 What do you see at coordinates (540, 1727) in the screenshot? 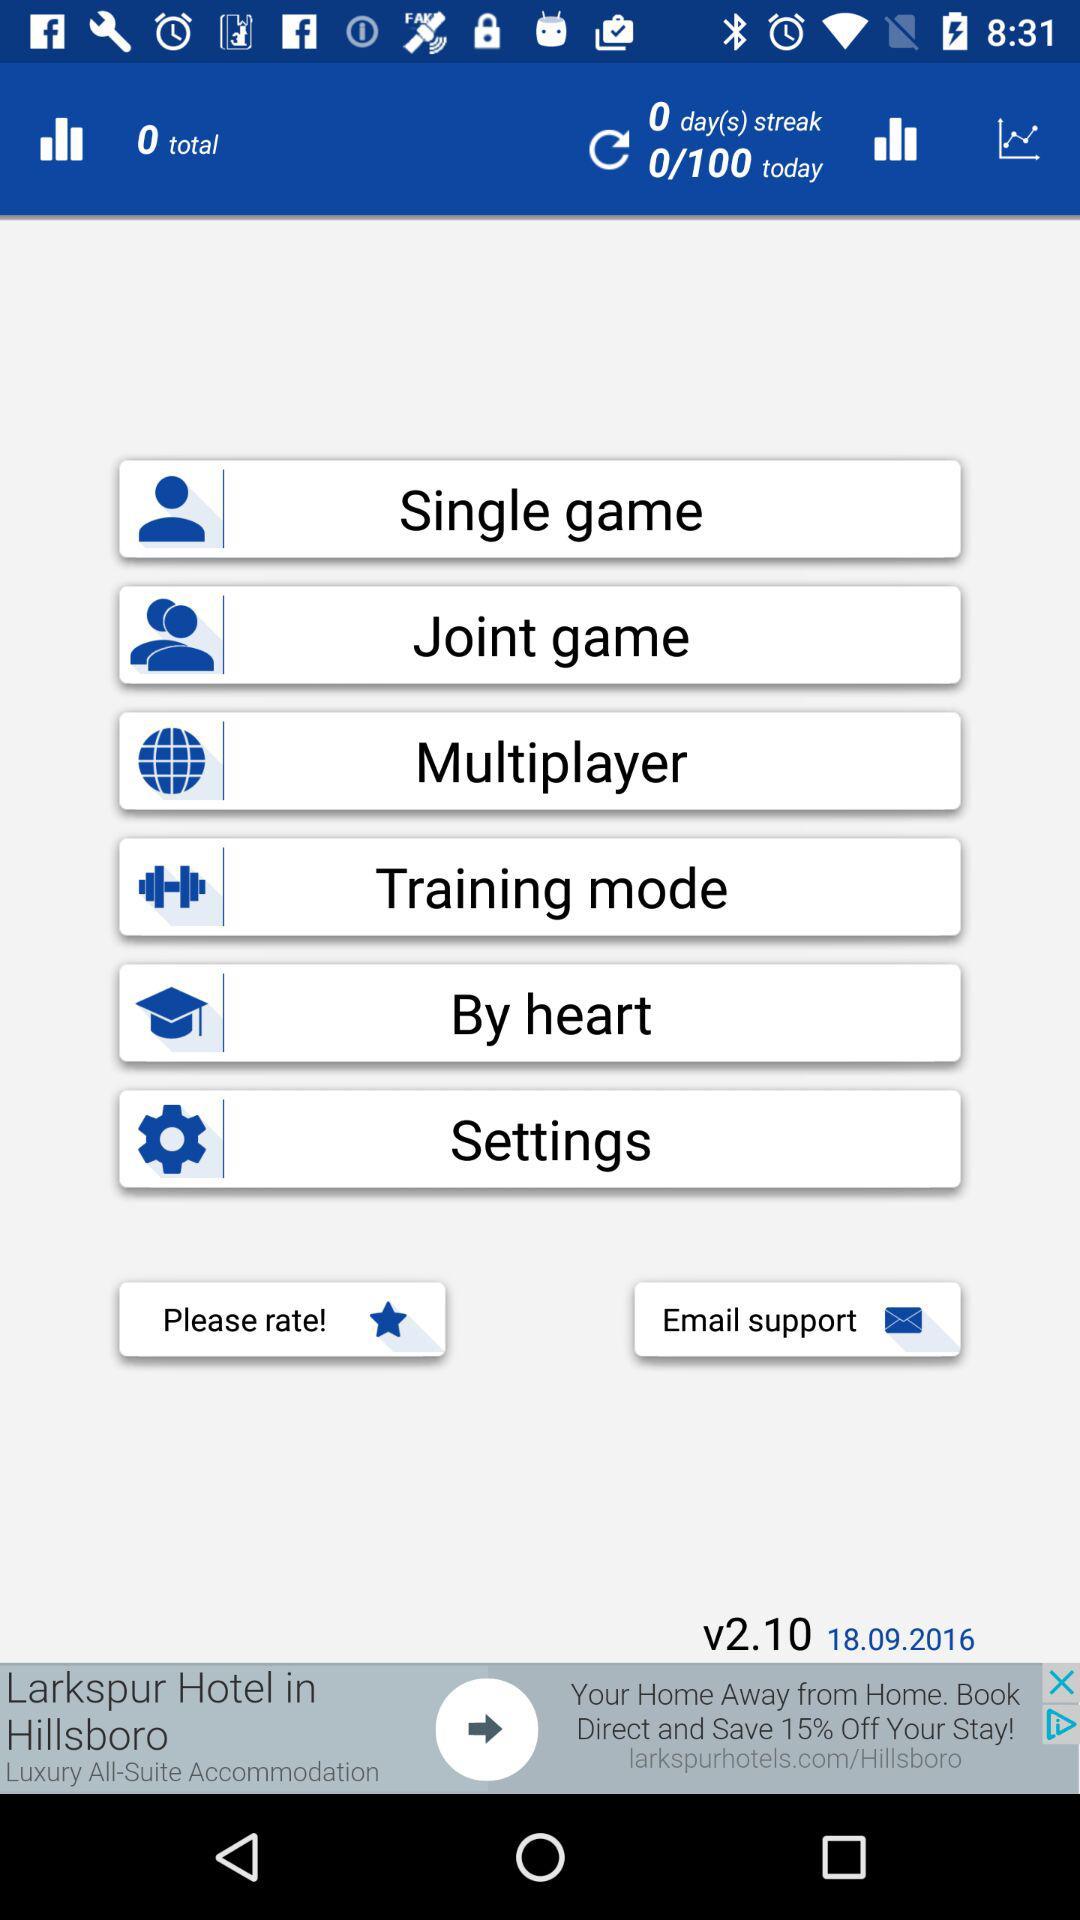
I see `the advertisement` at bounding box center [540, 1727].